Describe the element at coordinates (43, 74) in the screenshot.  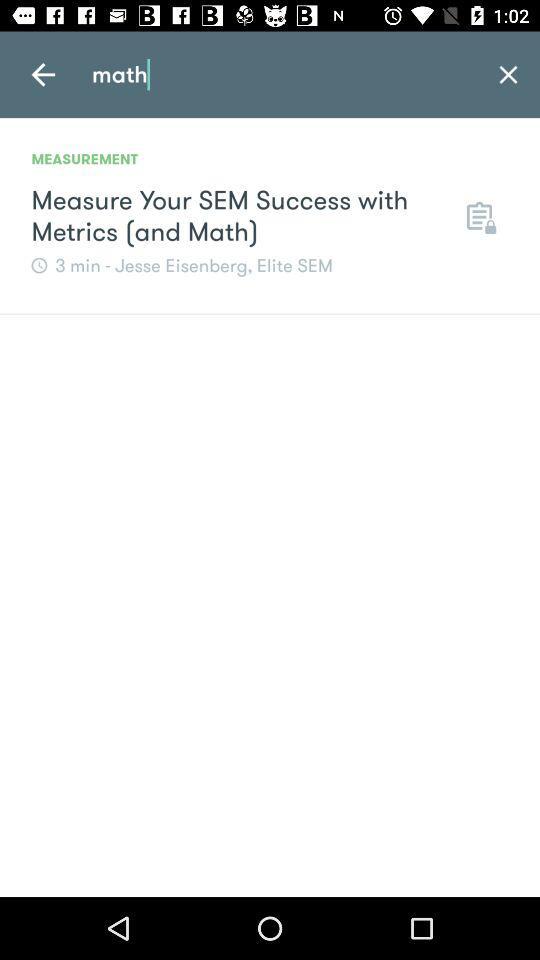
I see `icon next to the math` at that location.